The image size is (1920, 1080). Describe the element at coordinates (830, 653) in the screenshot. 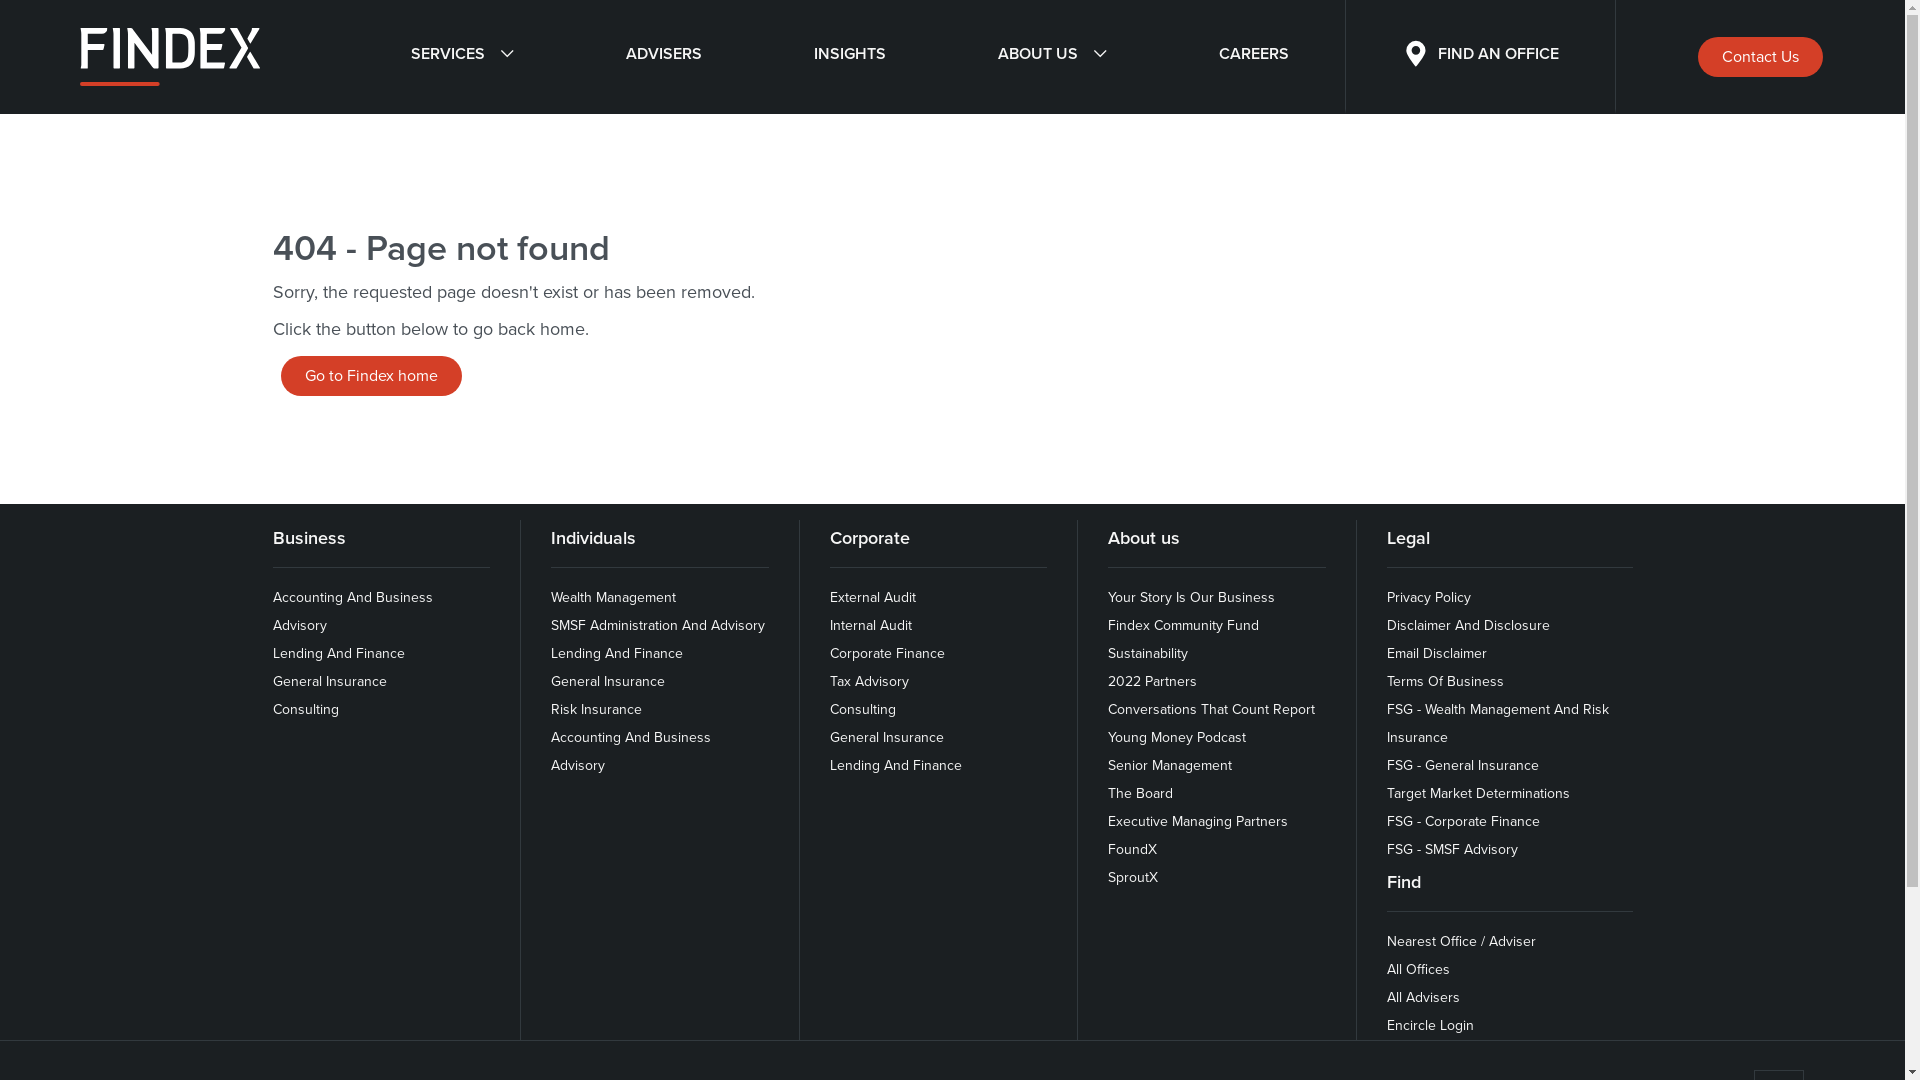

I see `'Corporate Finance'` at that location.